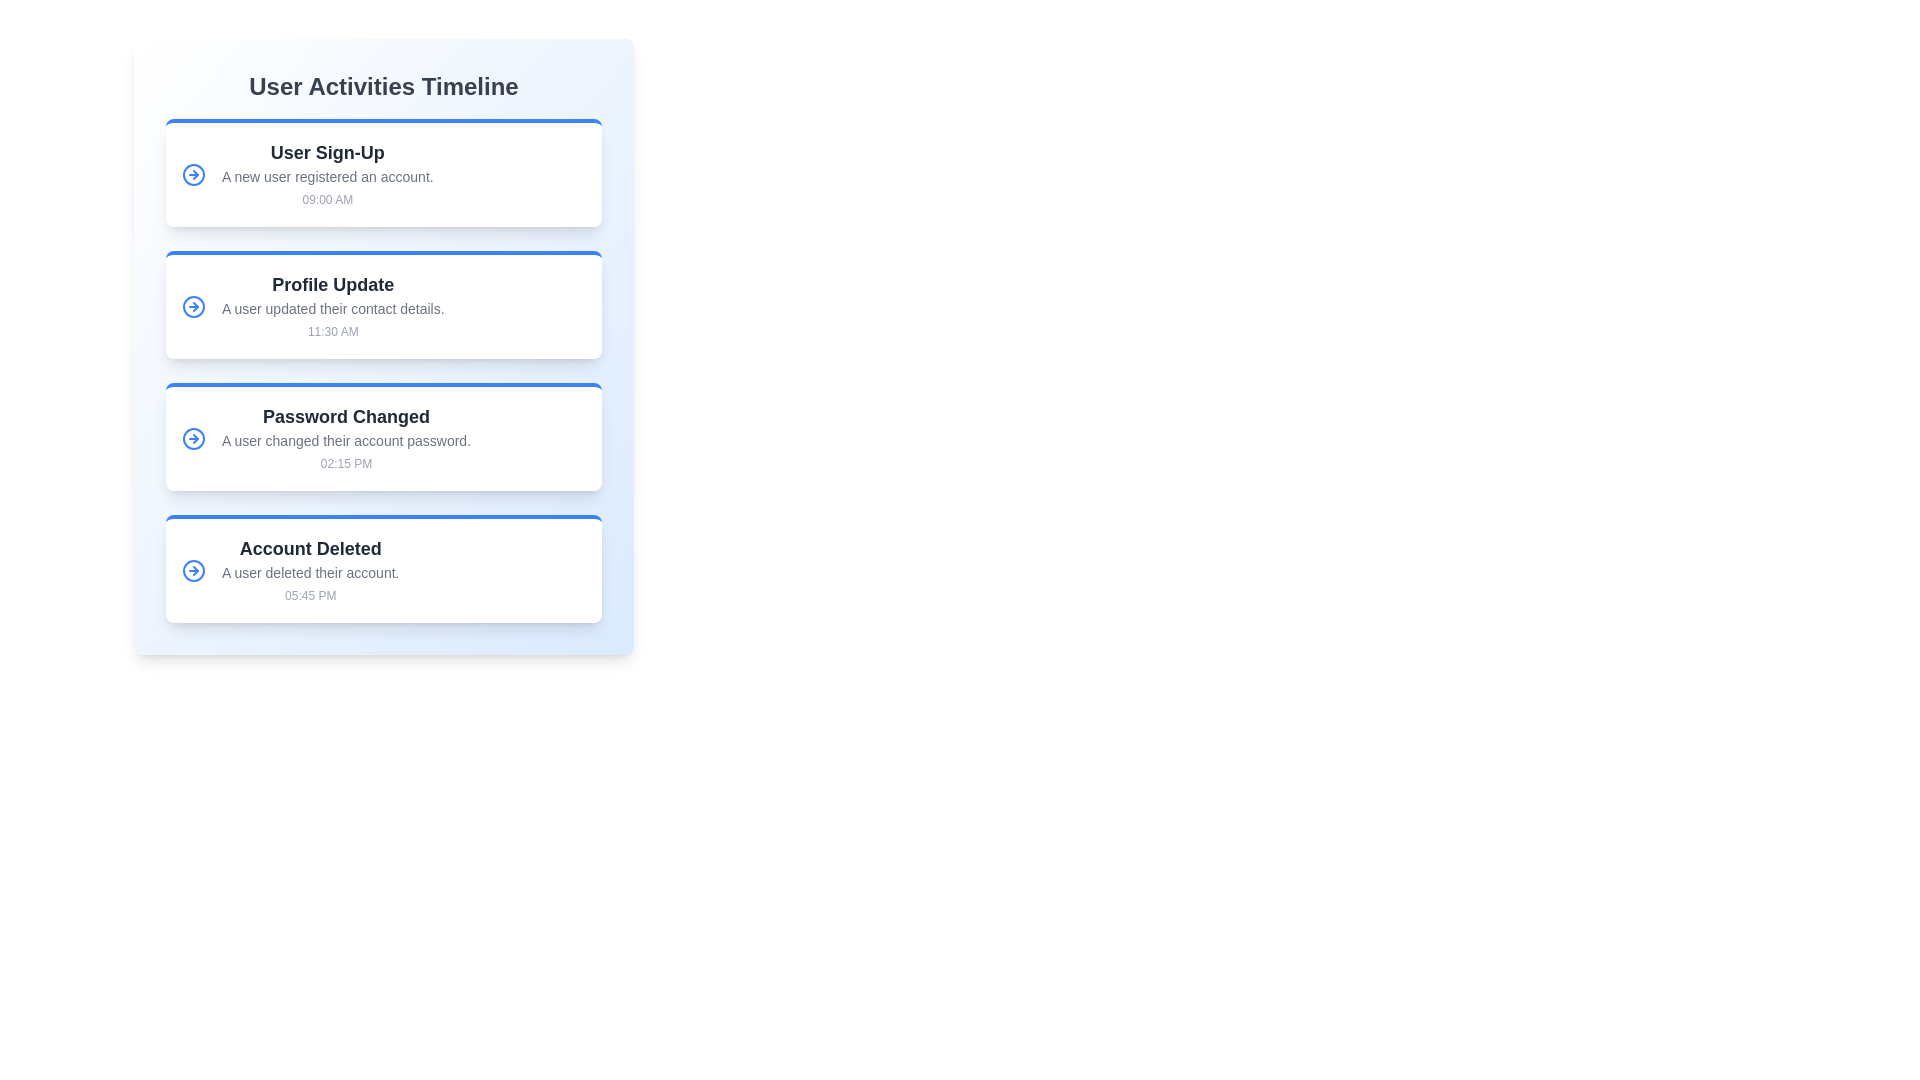 The height and width of the screenshot is (1080, 1920). I want to click on the bold text label indicating 'Account Deleted' at the top of the user activity log entry, so click(309, 548).